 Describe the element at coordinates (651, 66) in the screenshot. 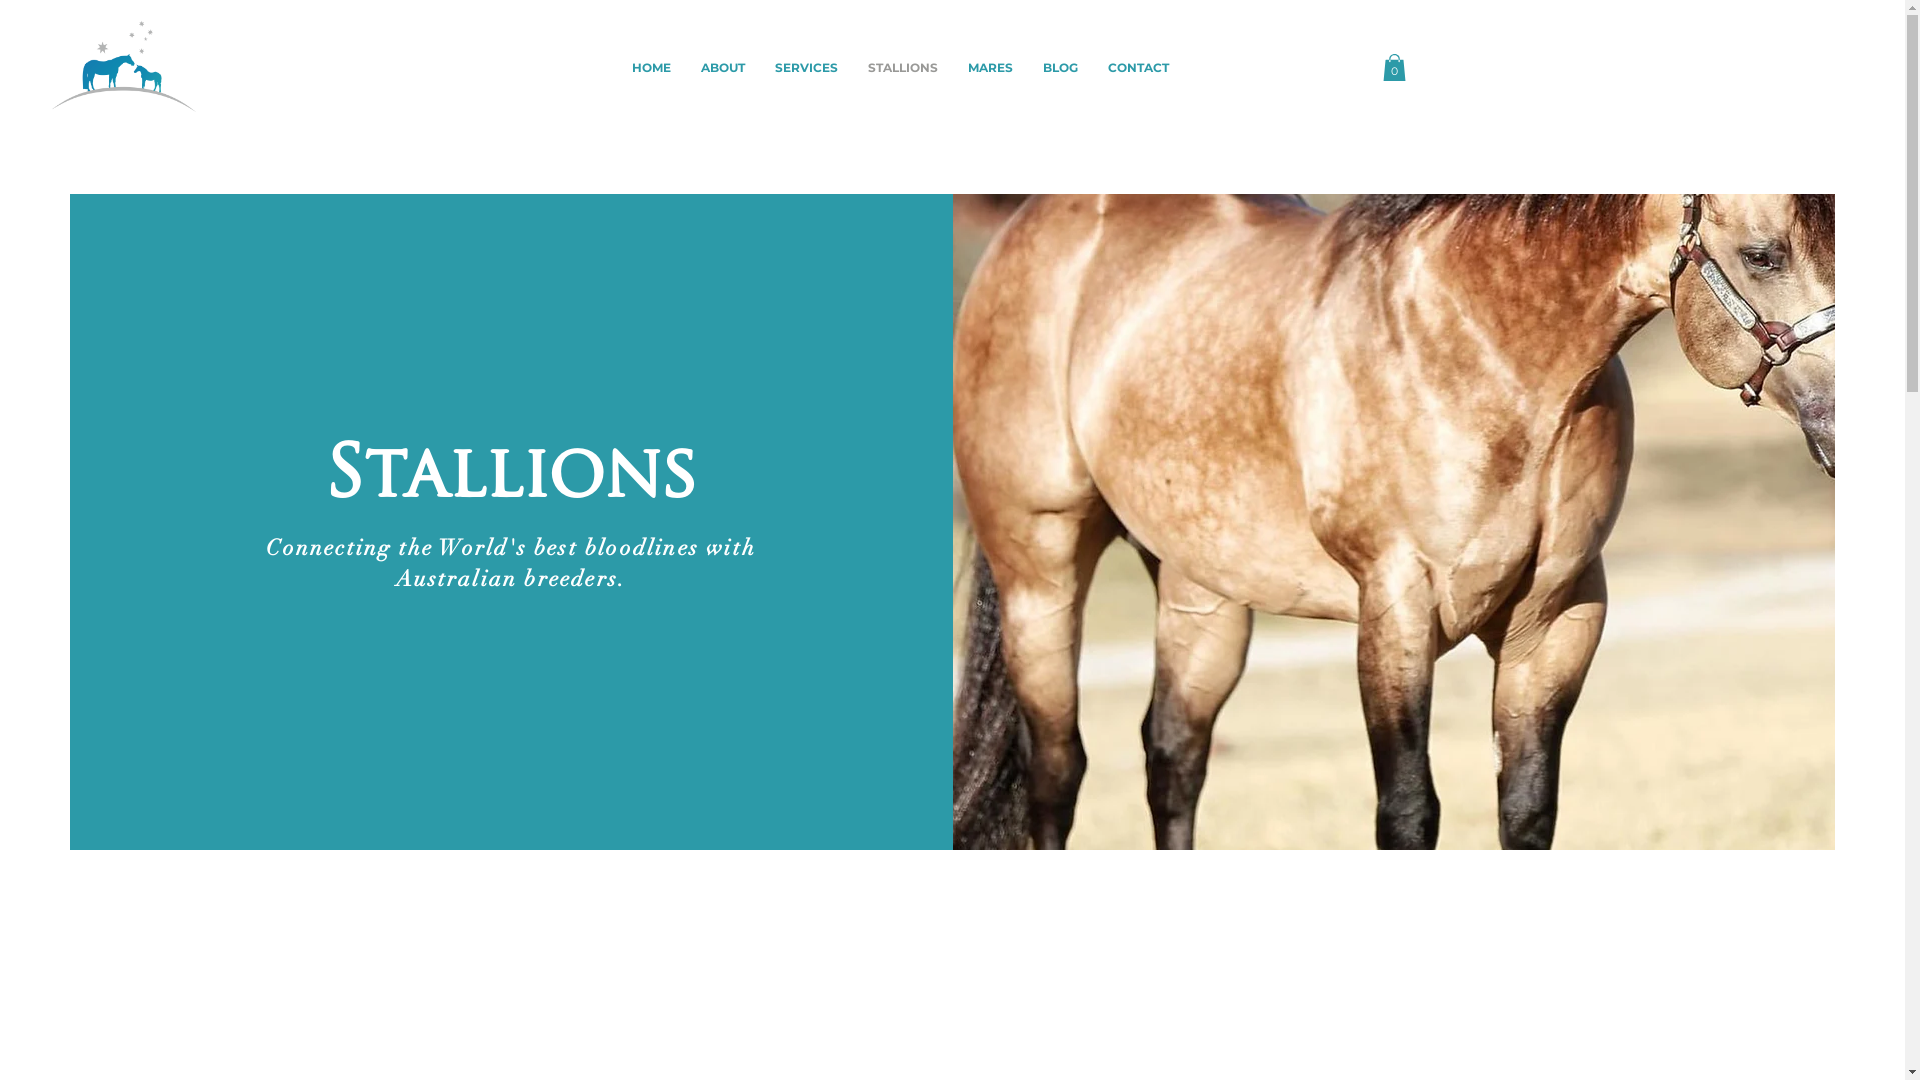

I see `'HOME'` at that location.